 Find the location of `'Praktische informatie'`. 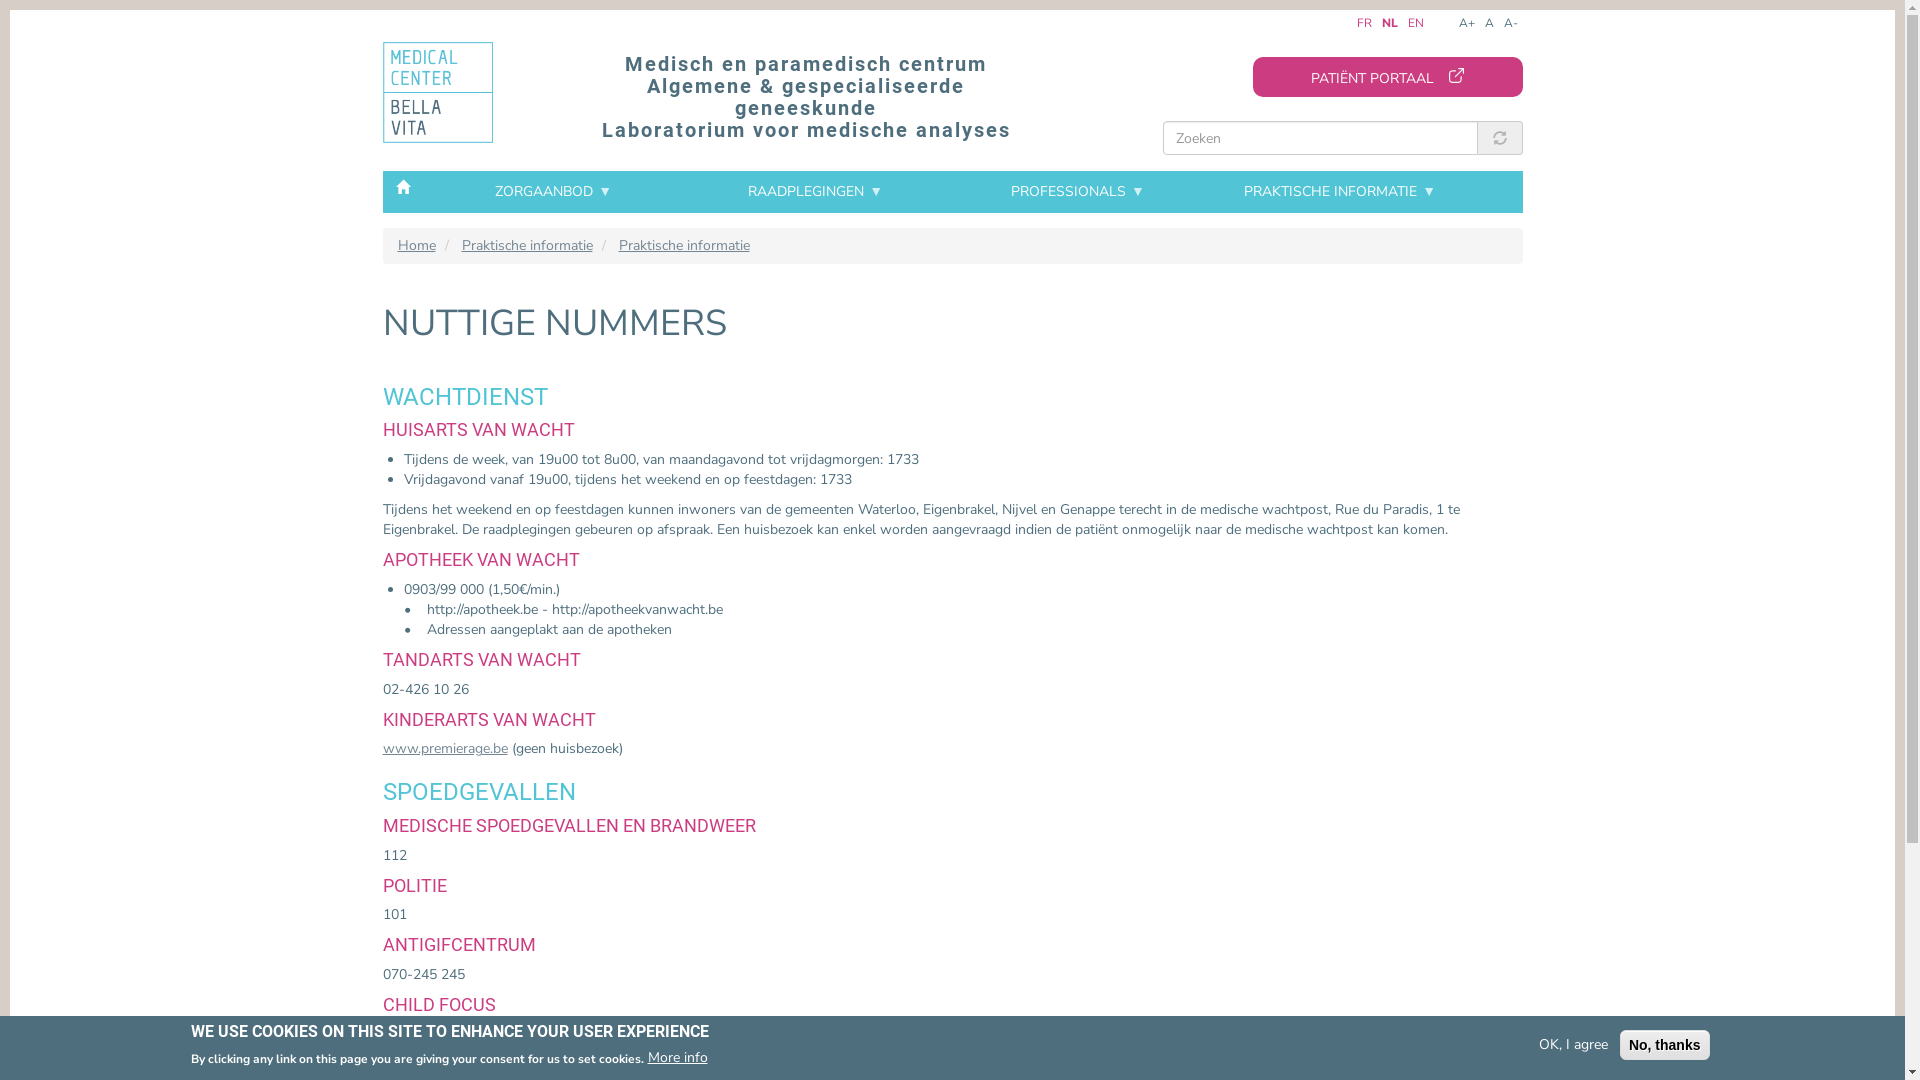

'Praktische informatie' is located at coordinates (527, 244).